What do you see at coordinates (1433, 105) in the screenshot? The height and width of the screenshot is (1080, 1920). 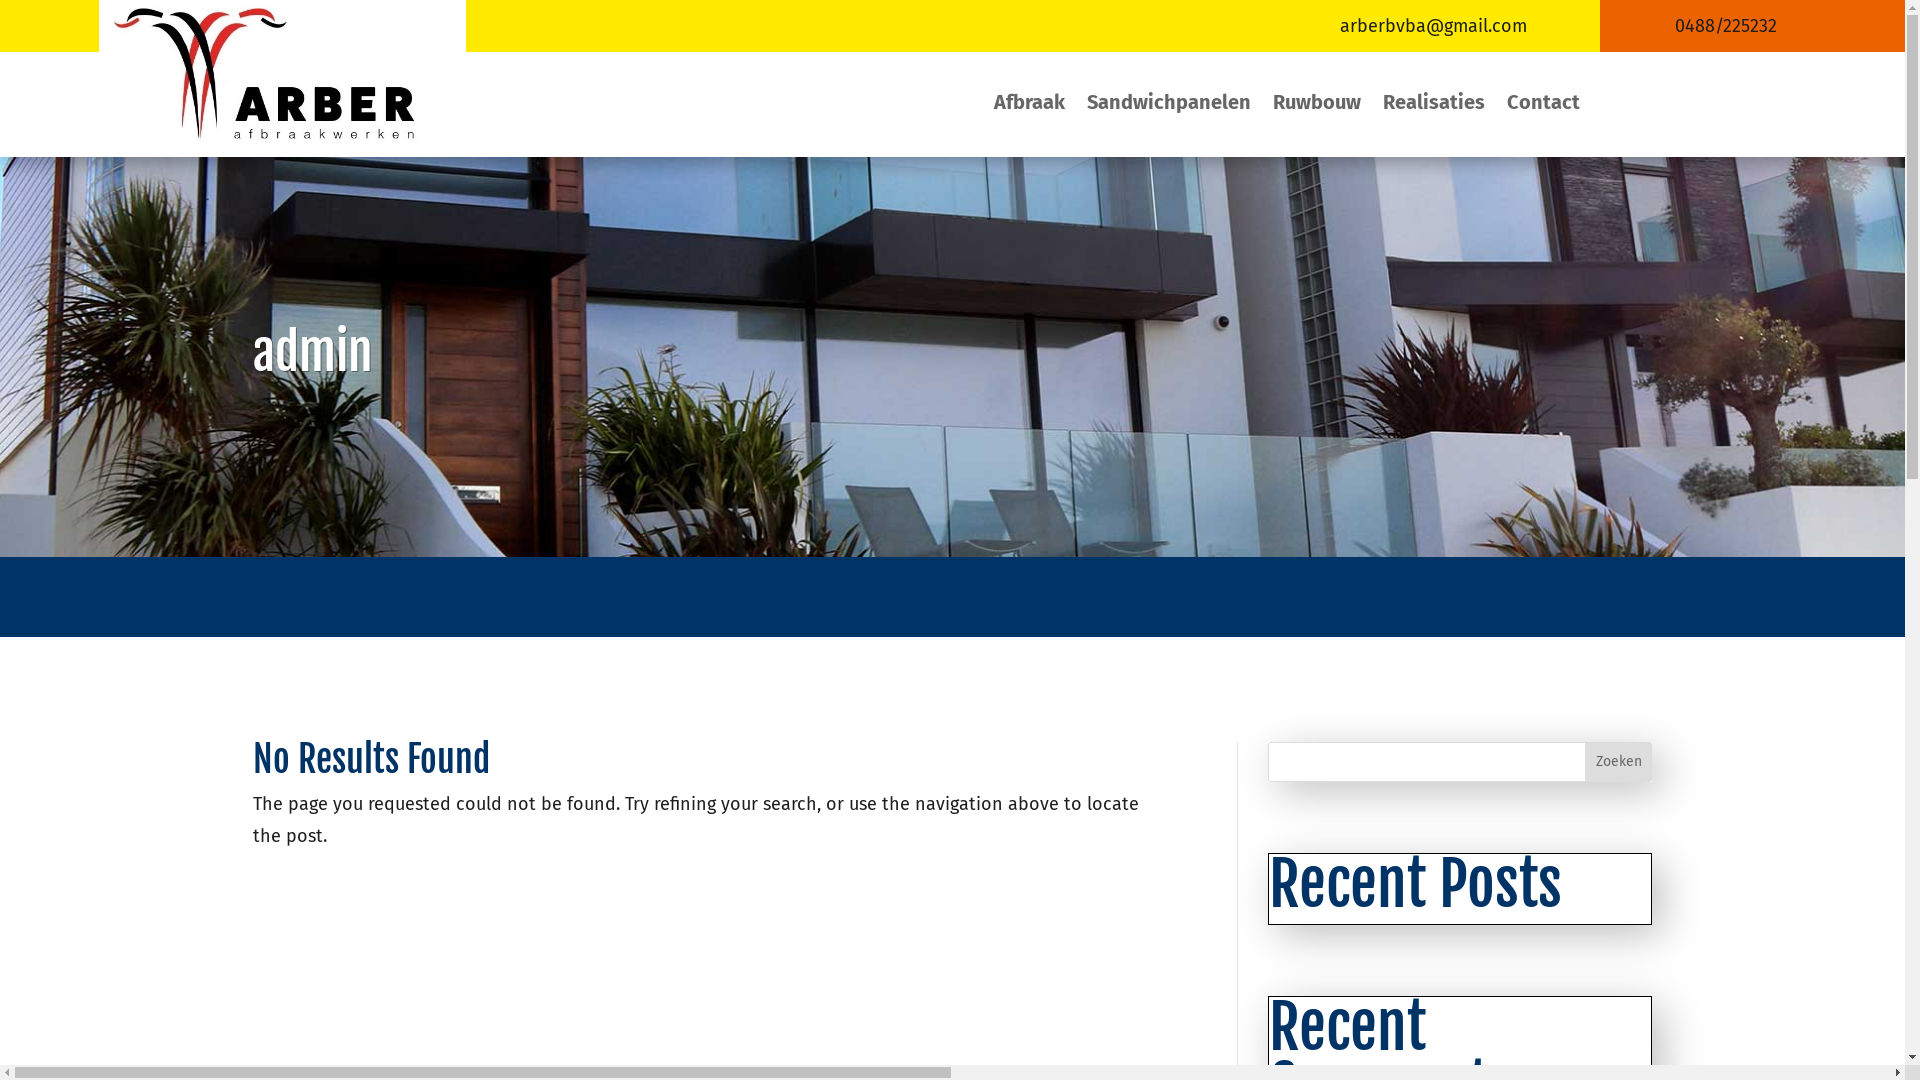 I see `'Realisaties'` at bounding box center [1433, 105].